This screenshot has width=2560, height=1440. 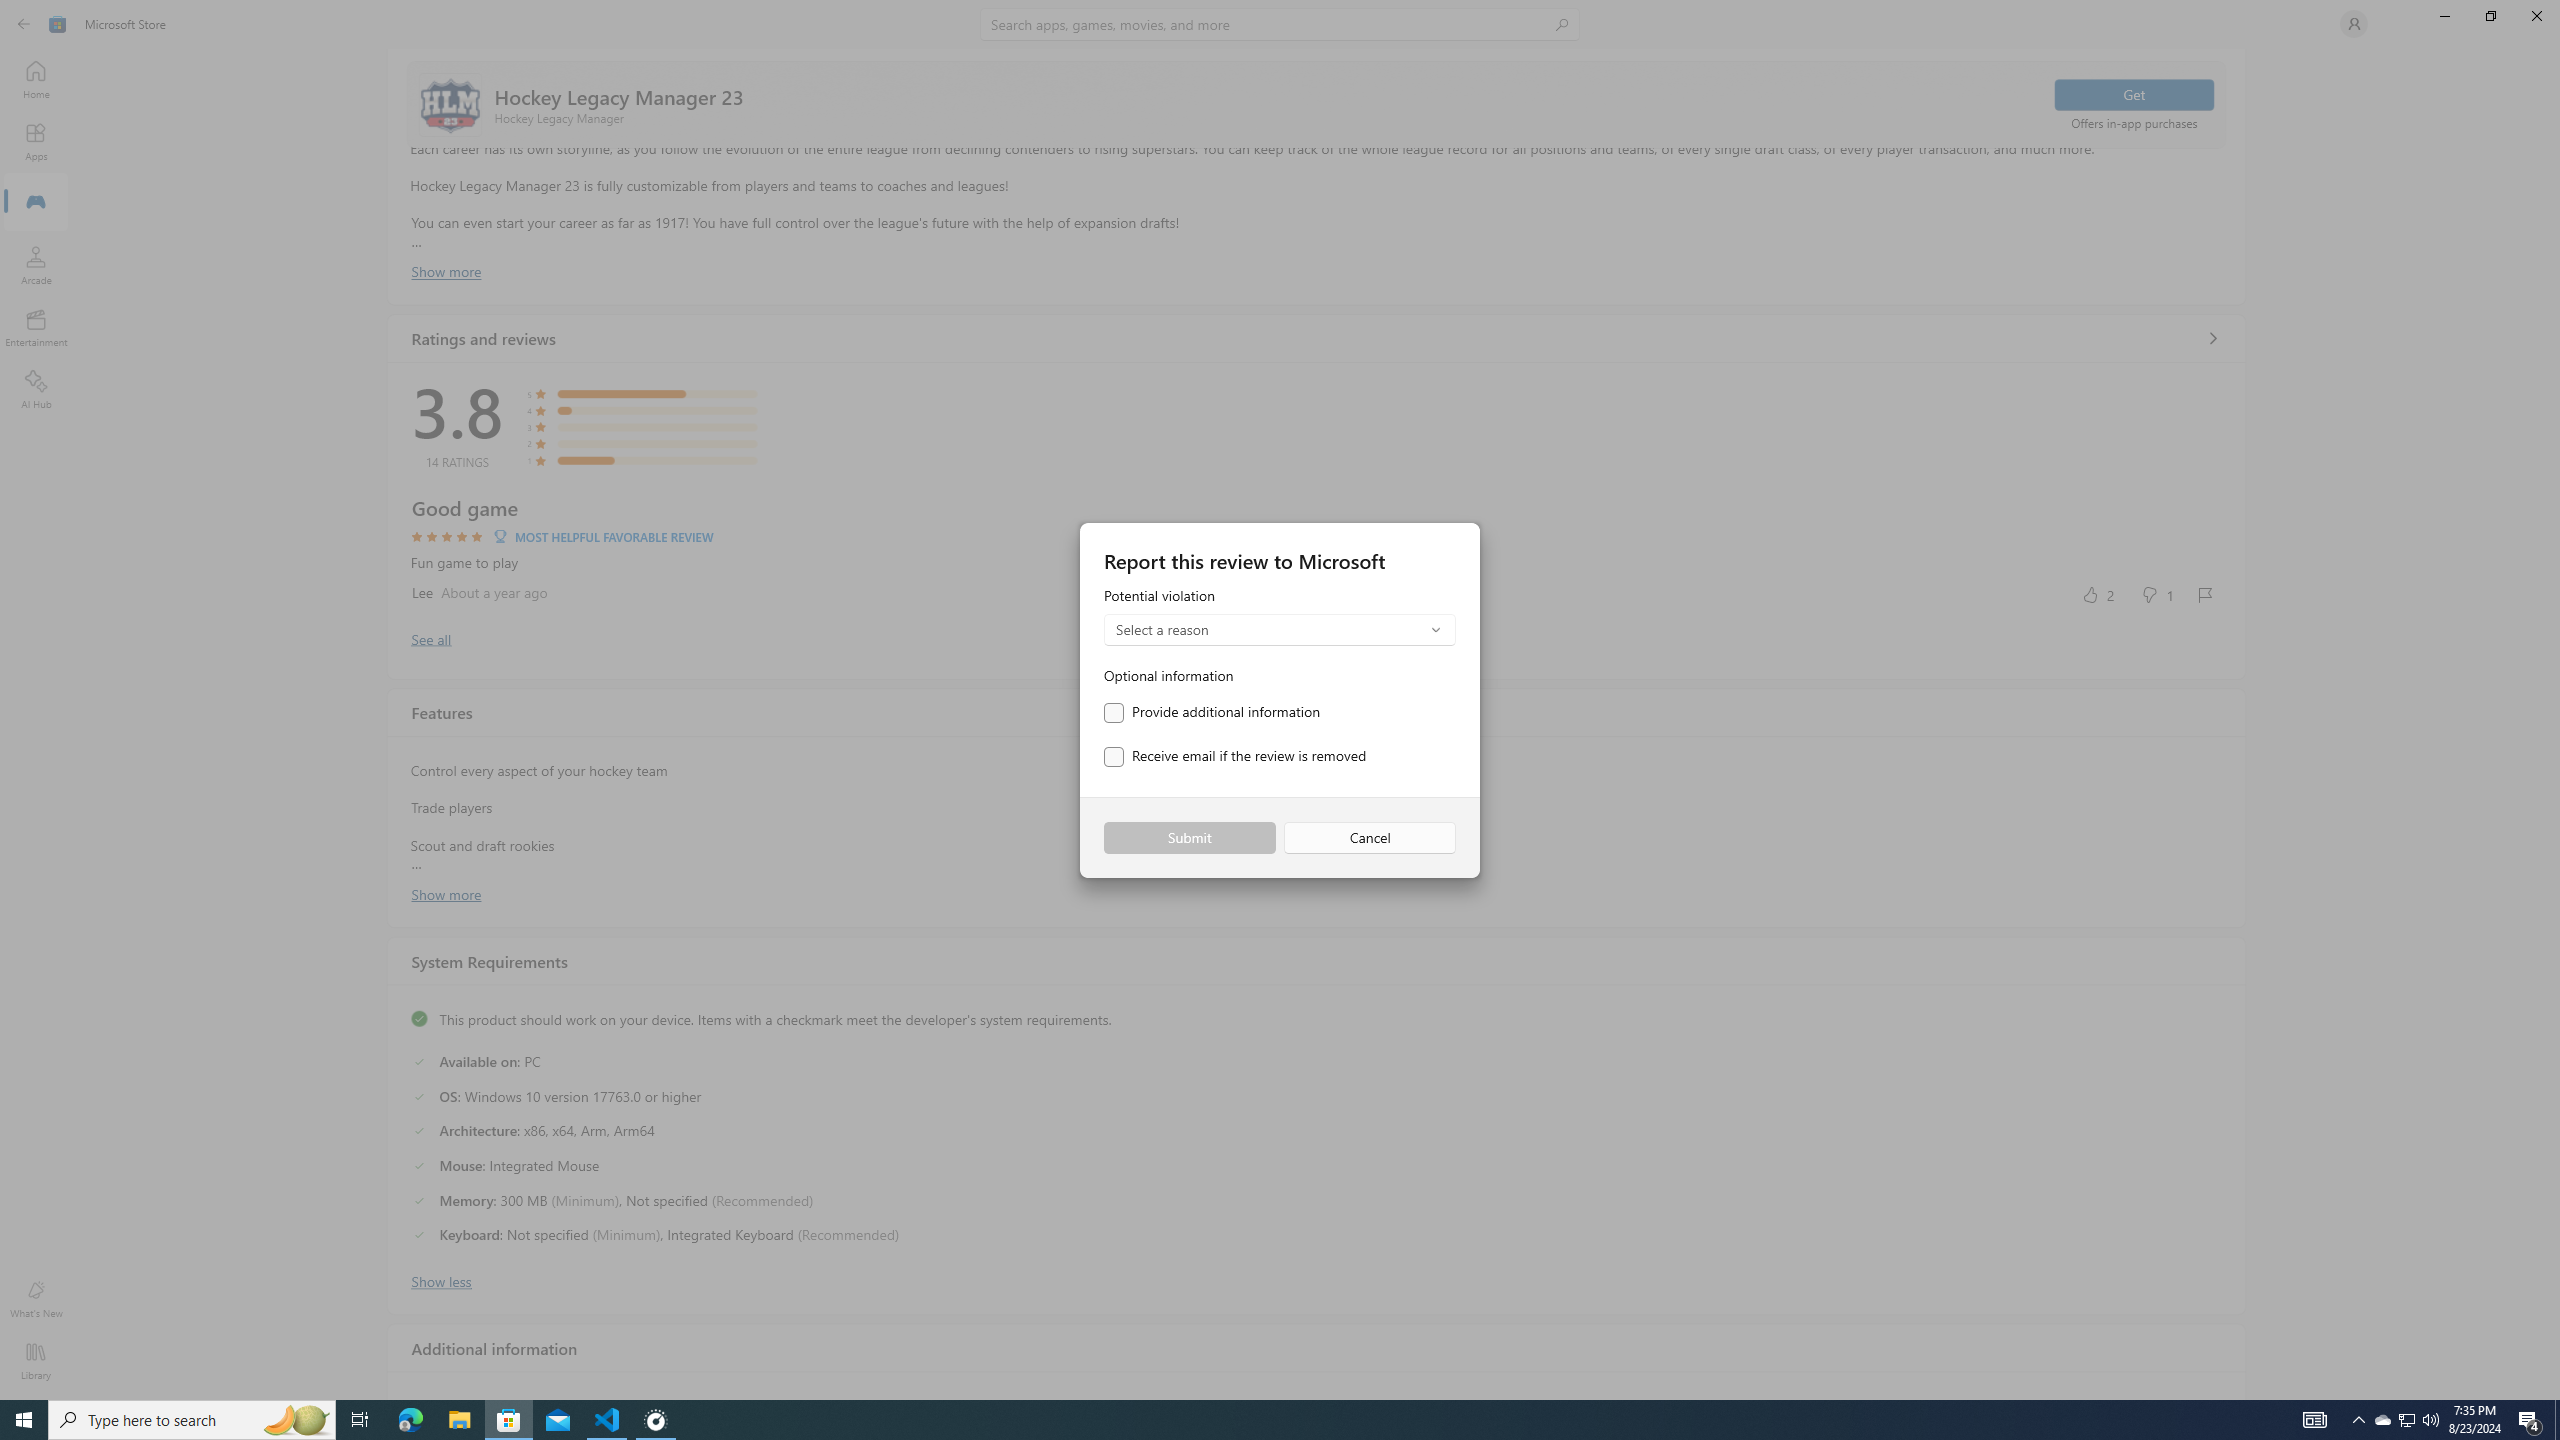 What do you see at coordinates (440, 1279) in the screenshot?
I see `'Show less'` at bounding box center [440, 1279].